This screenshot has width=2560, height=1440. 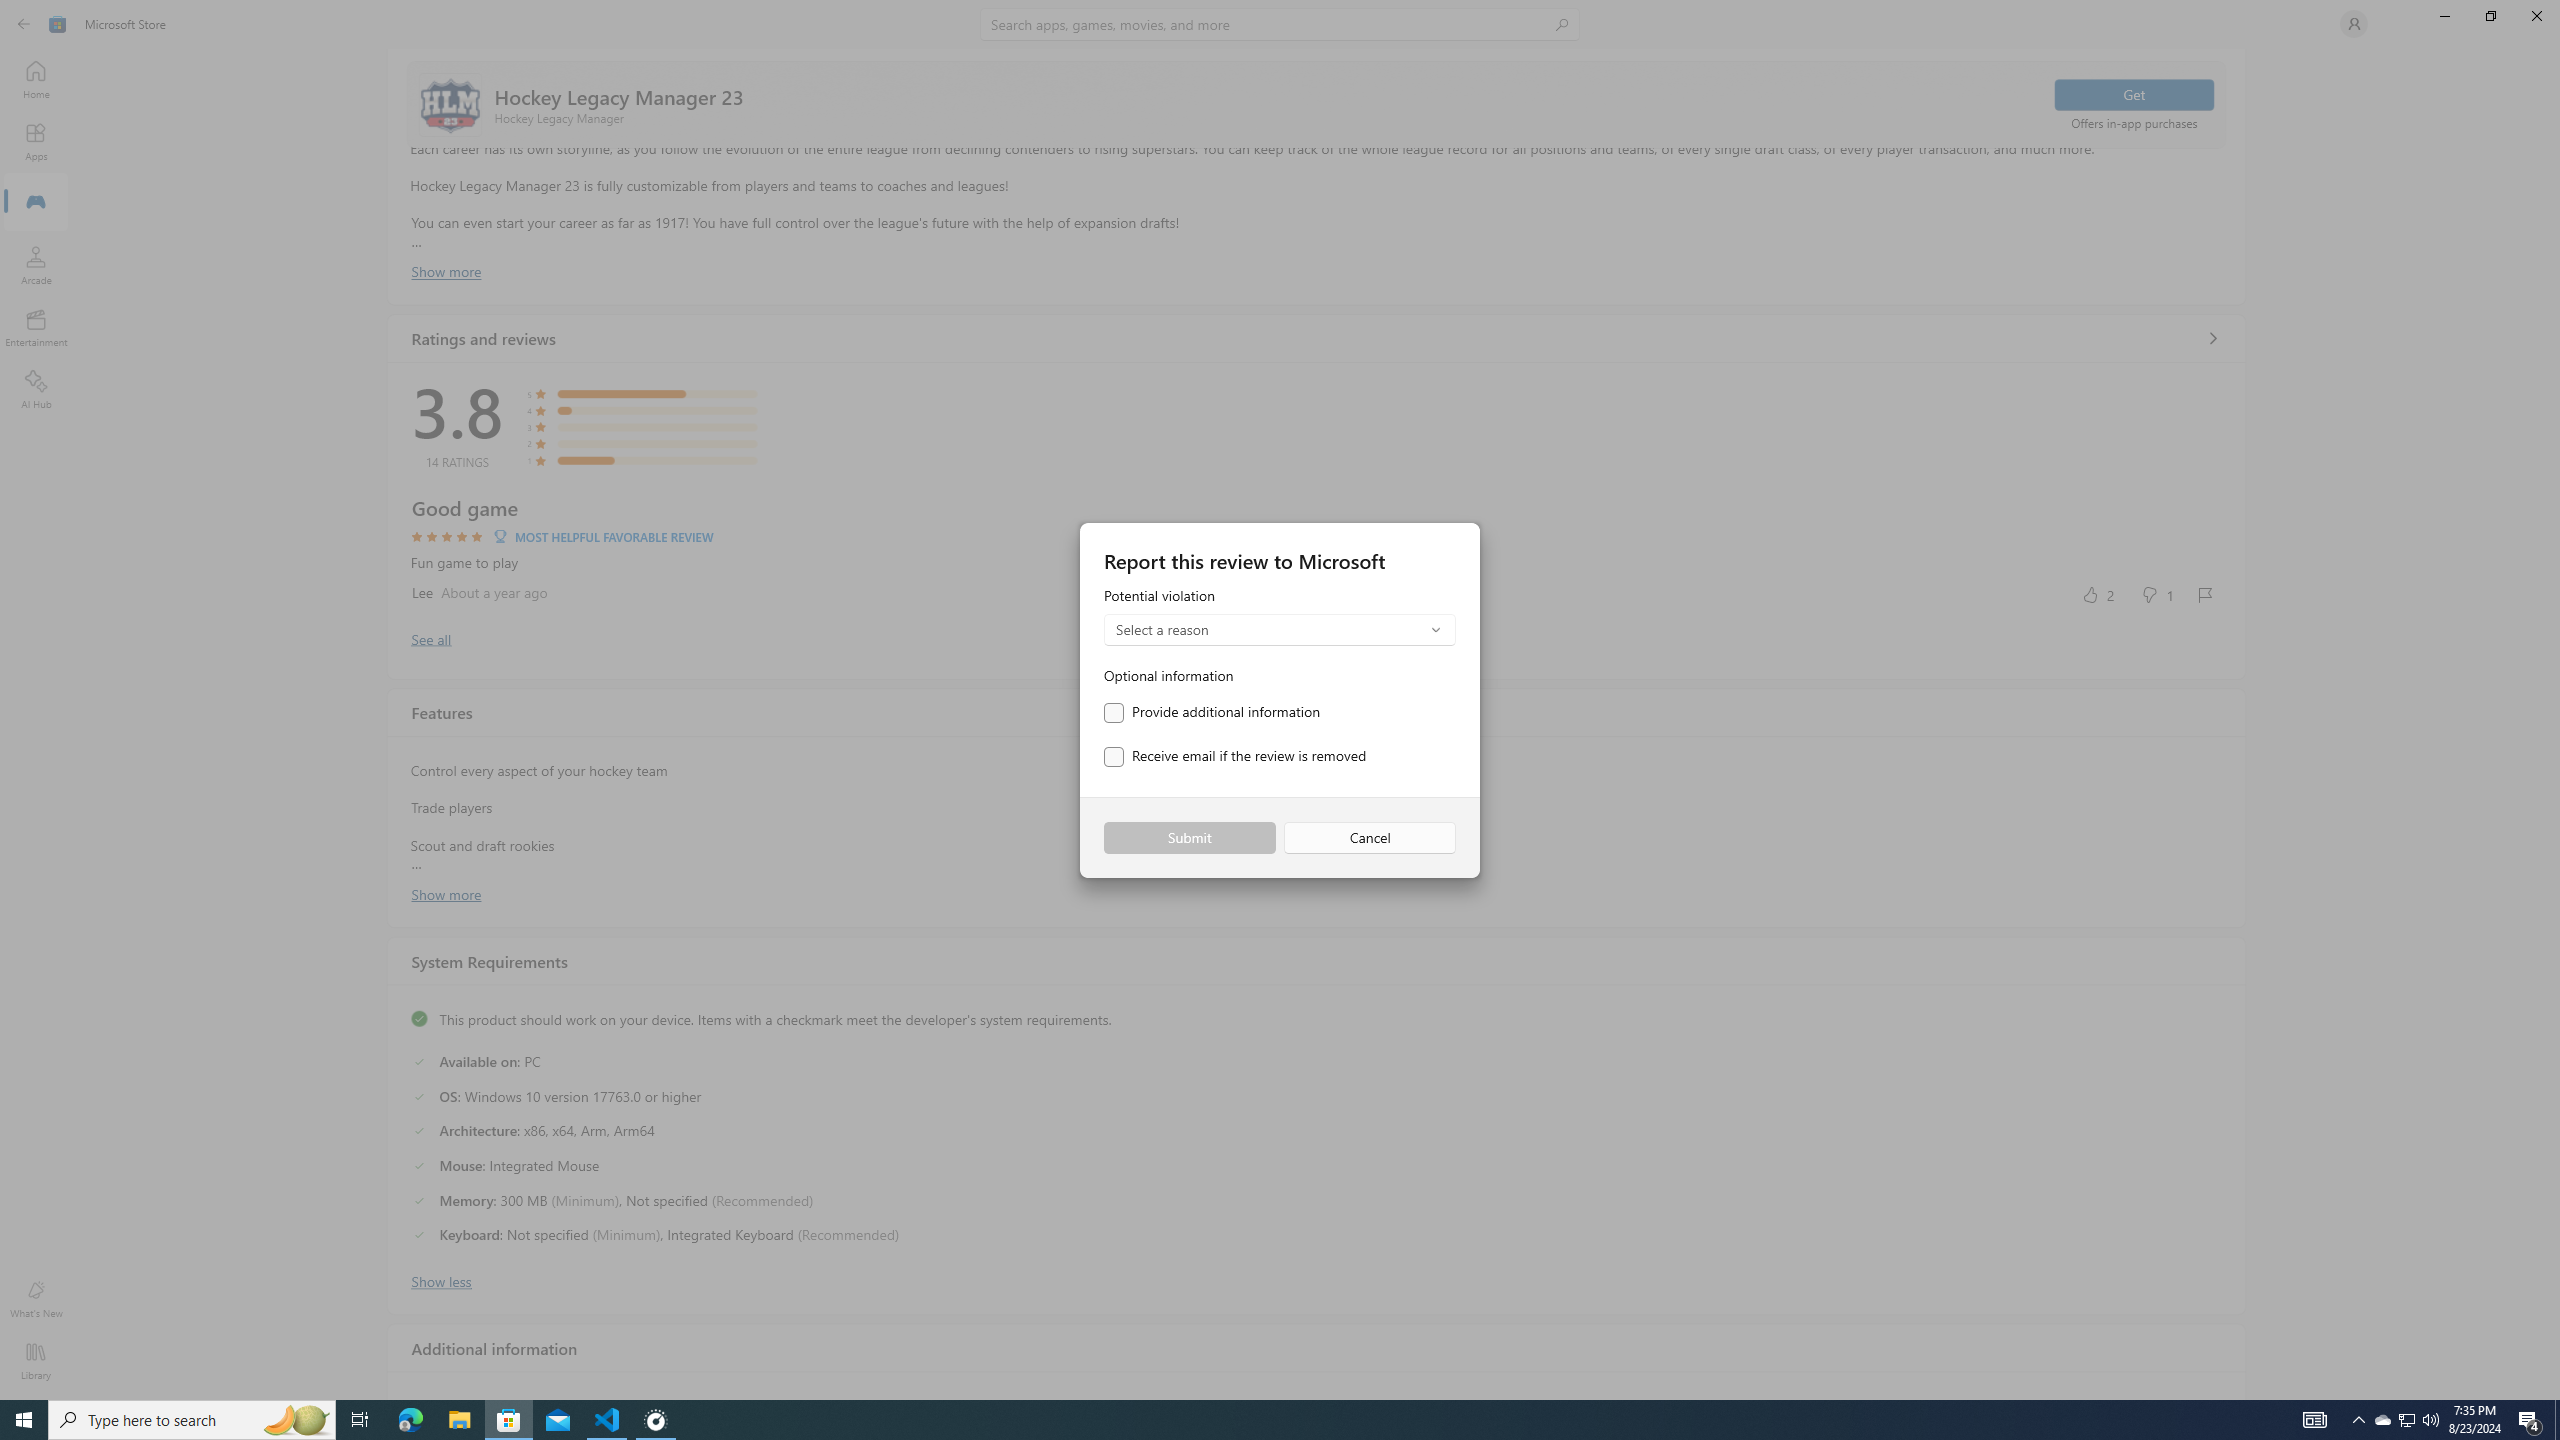 What do you see at coordinates (440, 1279) in the screenshot?
I see `'Show less'` at bounding box center [440, 1279].